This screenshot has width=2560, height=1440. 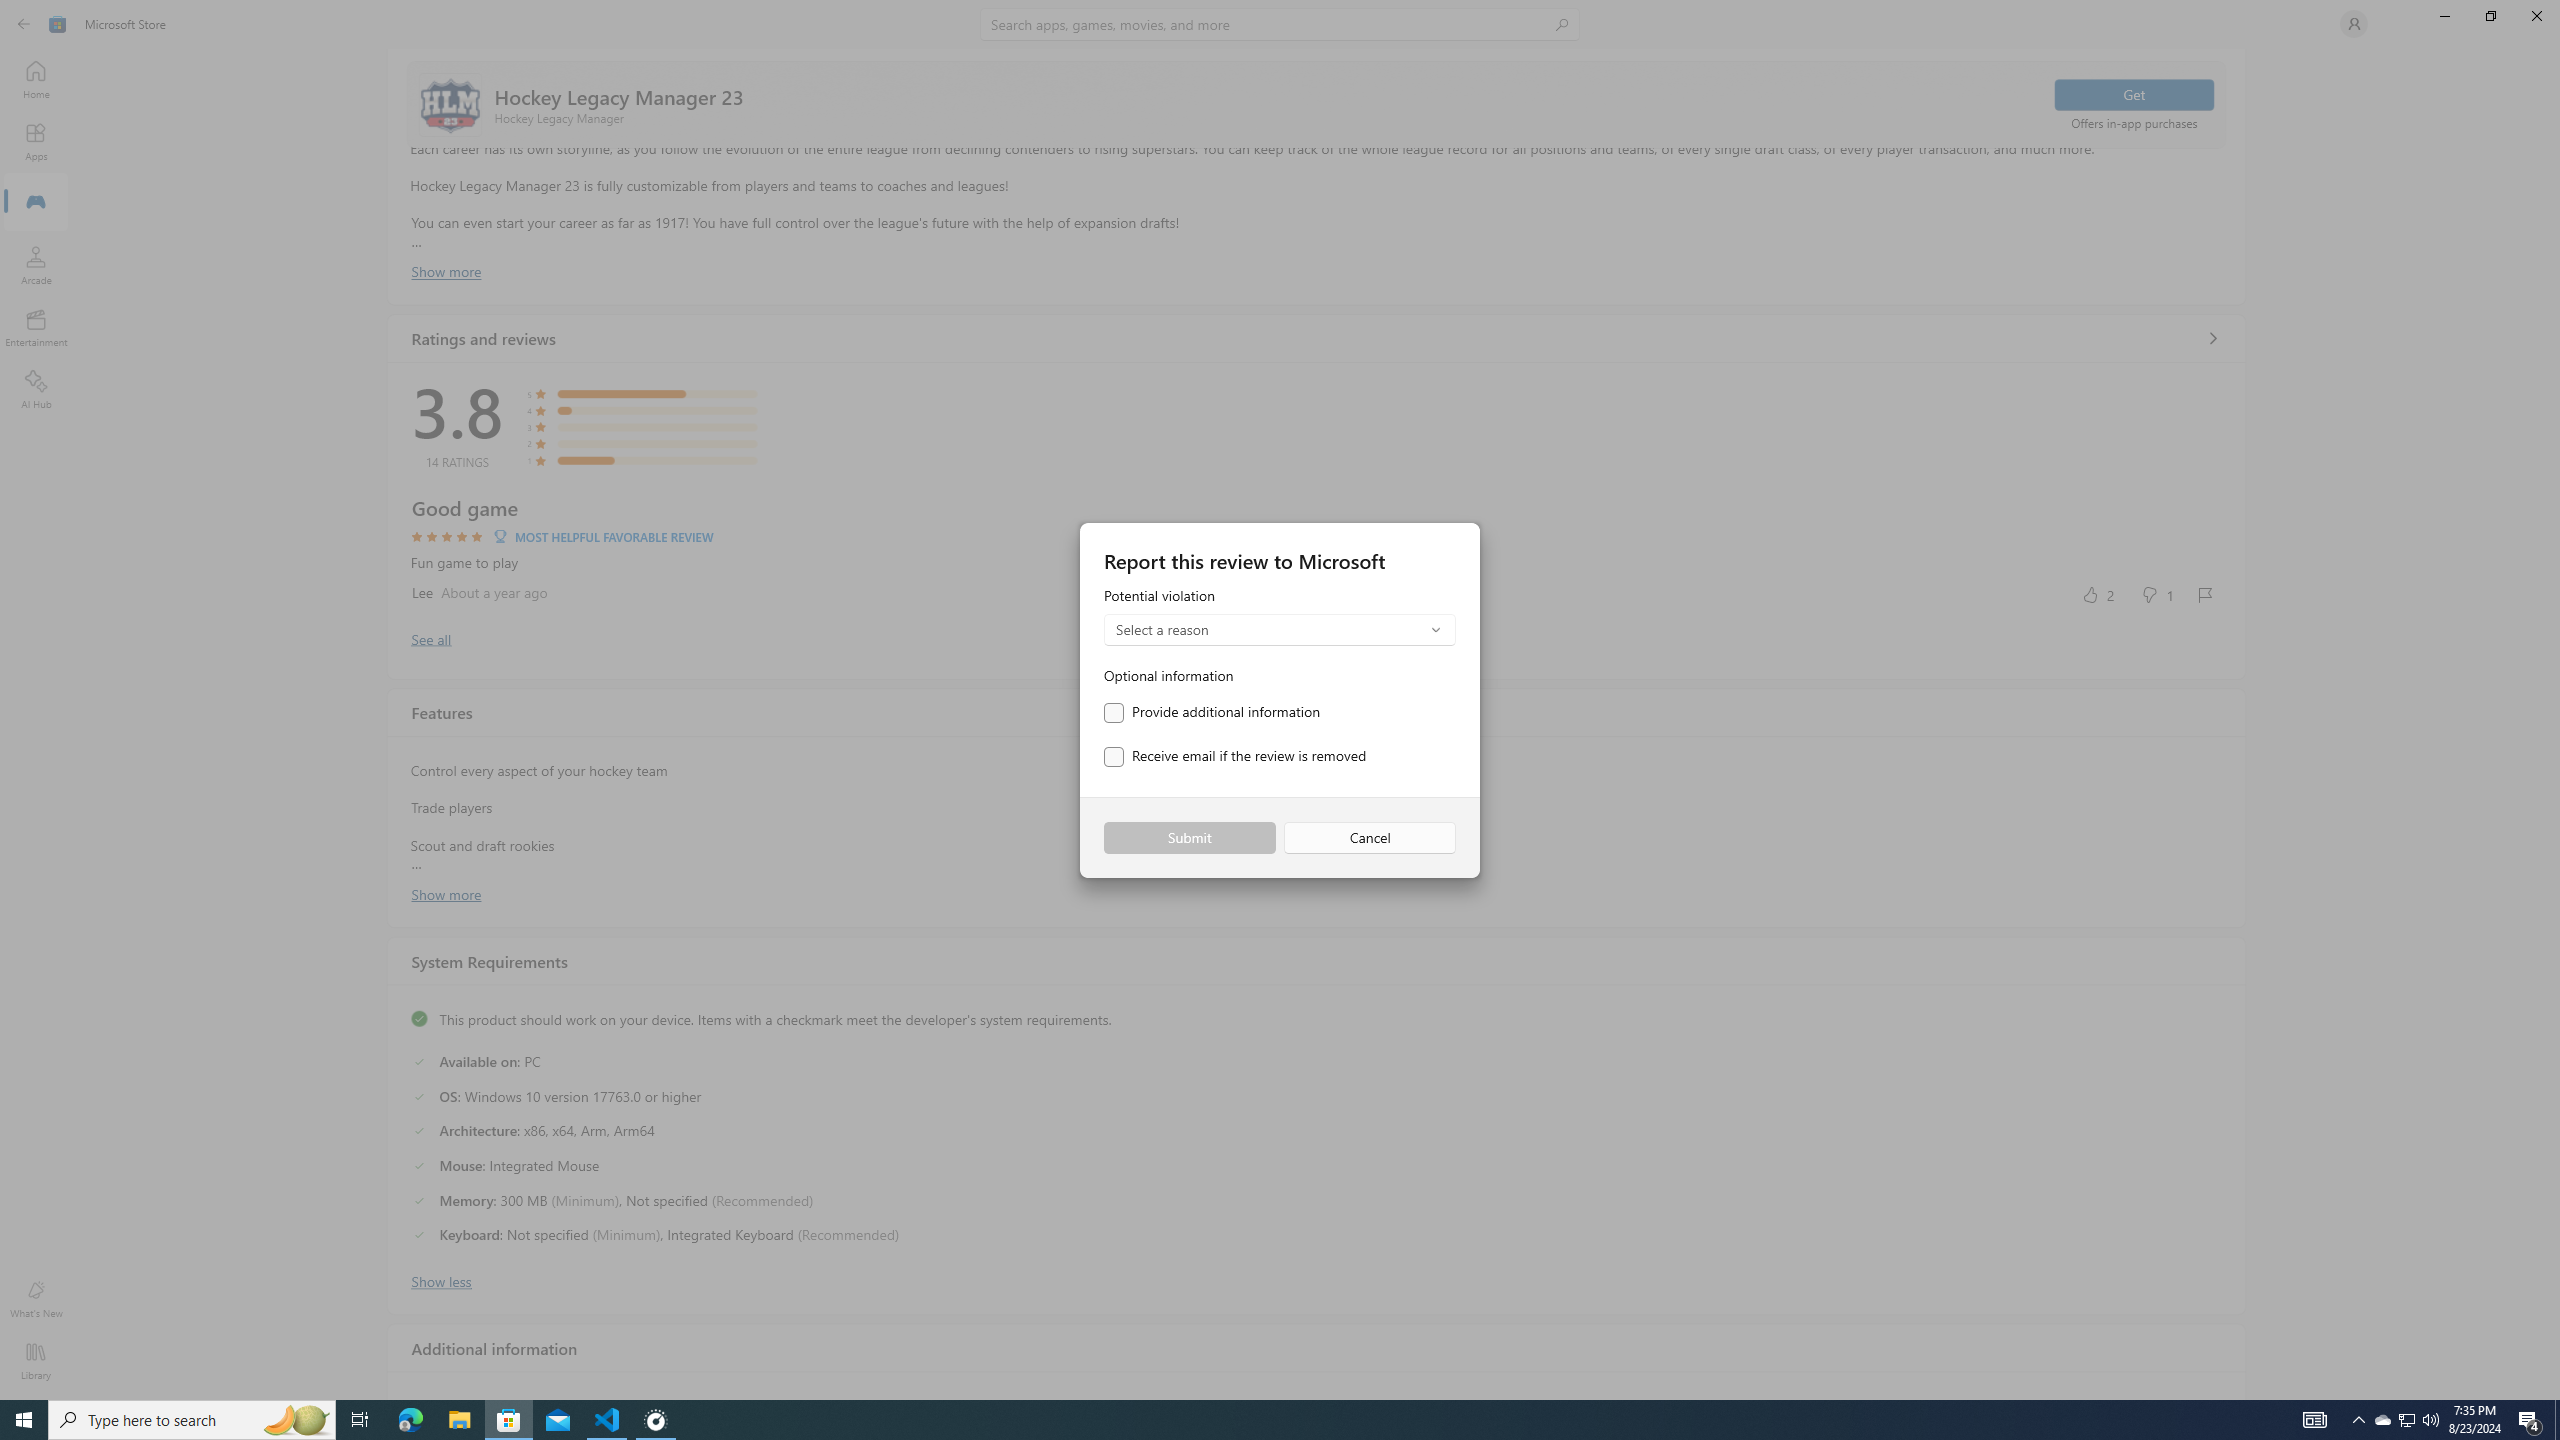 What do you see at coordinates (440, 1279) in the screenshot?
I see `'Show less'` at bounding box center [440, 1279].